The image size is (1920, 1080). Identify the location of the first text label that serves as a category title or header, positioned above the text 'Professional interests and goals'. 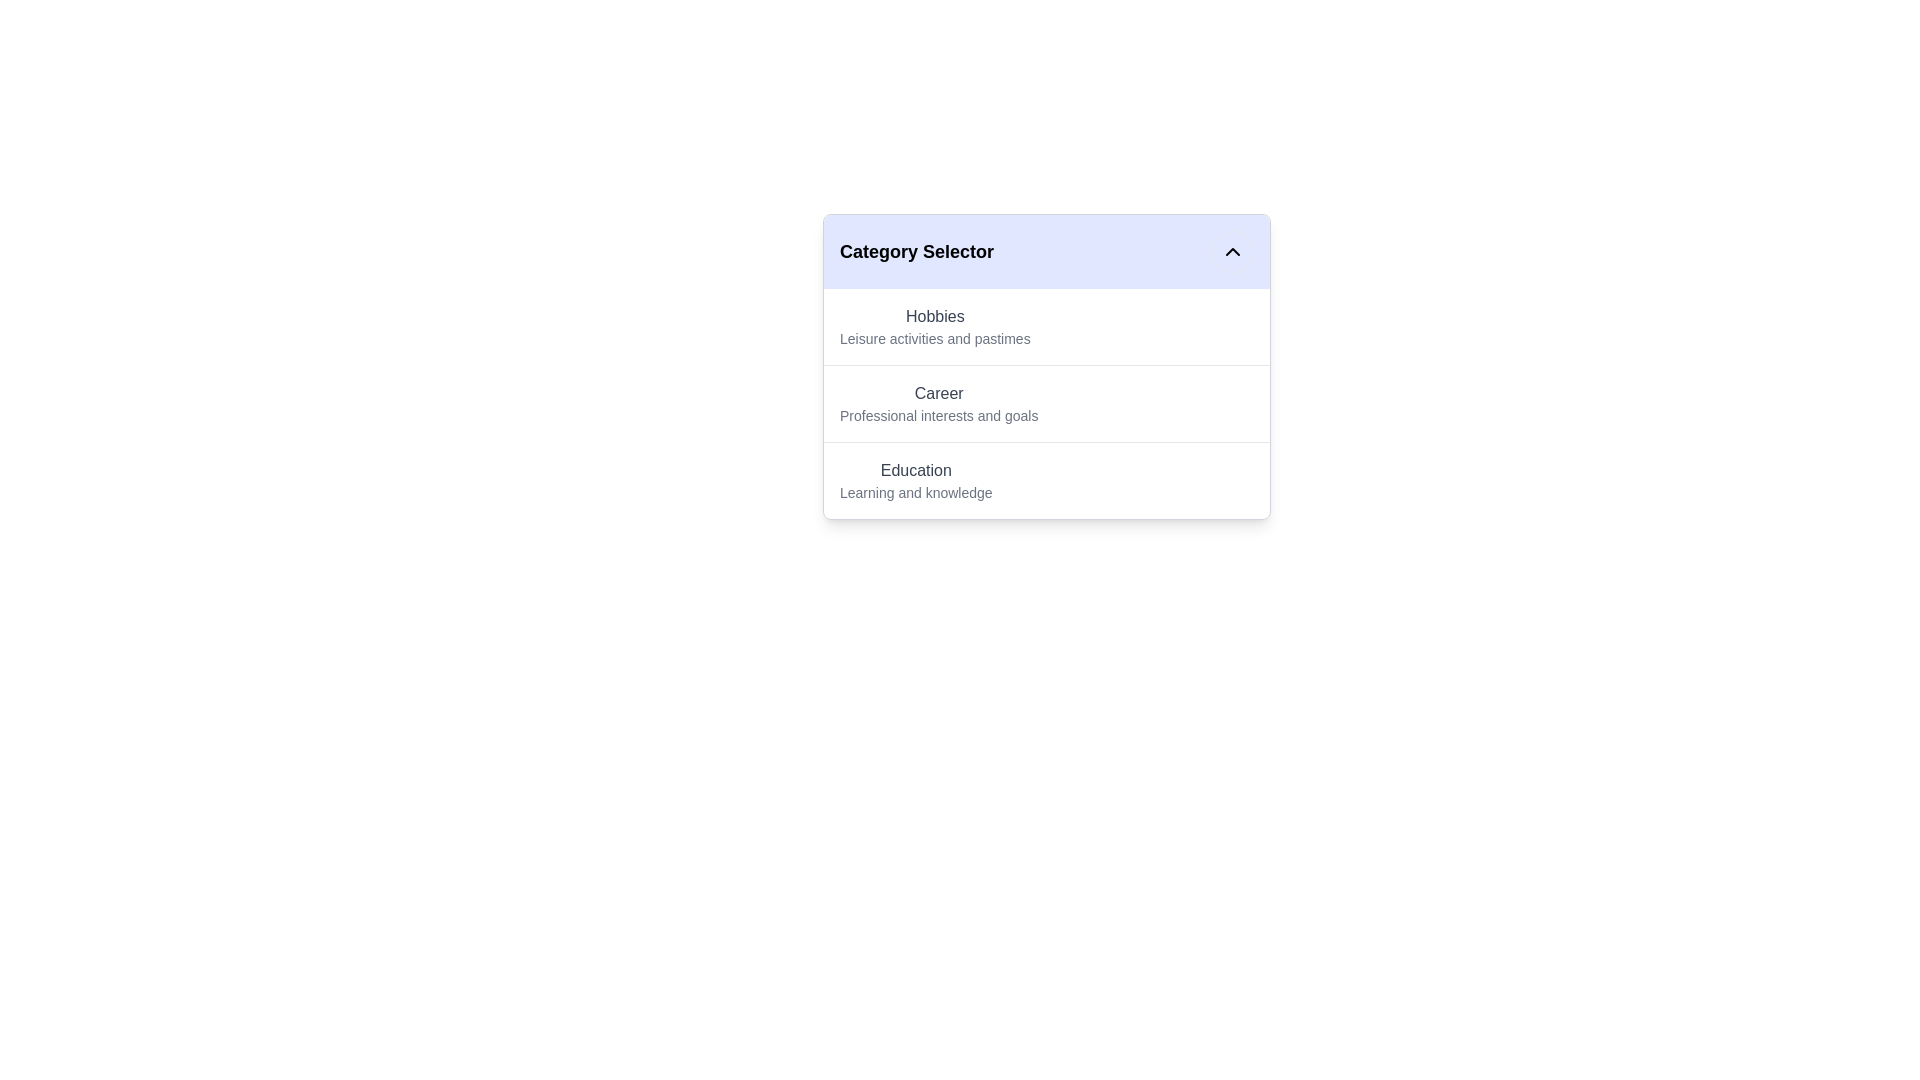
(938, 393).